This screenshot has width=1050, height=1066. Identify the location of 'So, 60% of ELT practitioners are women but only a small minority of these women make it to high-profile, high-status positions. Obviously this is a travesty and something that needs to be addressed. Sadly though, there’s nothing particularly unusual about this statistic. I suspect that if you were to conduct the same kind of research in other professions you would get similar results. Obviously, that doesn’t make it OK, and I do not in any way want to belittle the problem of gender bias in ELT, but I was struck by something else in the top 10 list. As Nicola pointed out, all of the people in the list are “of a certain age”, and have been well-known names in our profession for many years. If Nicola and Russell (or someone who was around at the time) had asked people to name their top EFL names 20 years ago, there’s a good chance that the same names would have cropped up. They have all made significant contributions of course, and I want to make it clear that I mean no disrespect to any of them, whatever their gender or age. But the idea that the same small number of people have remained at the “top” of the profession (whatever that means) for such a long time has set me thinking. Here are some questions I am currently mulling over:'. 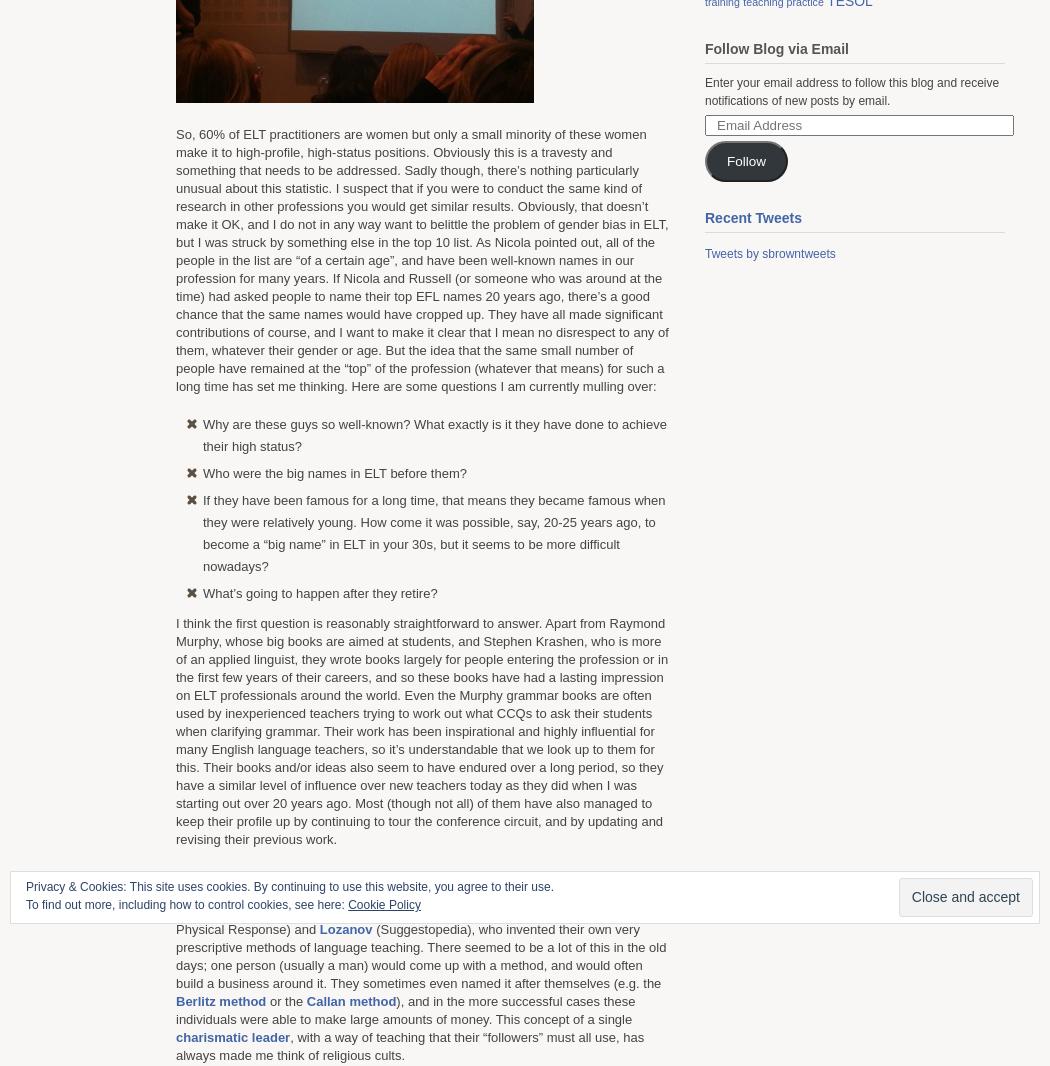
(420, 259).